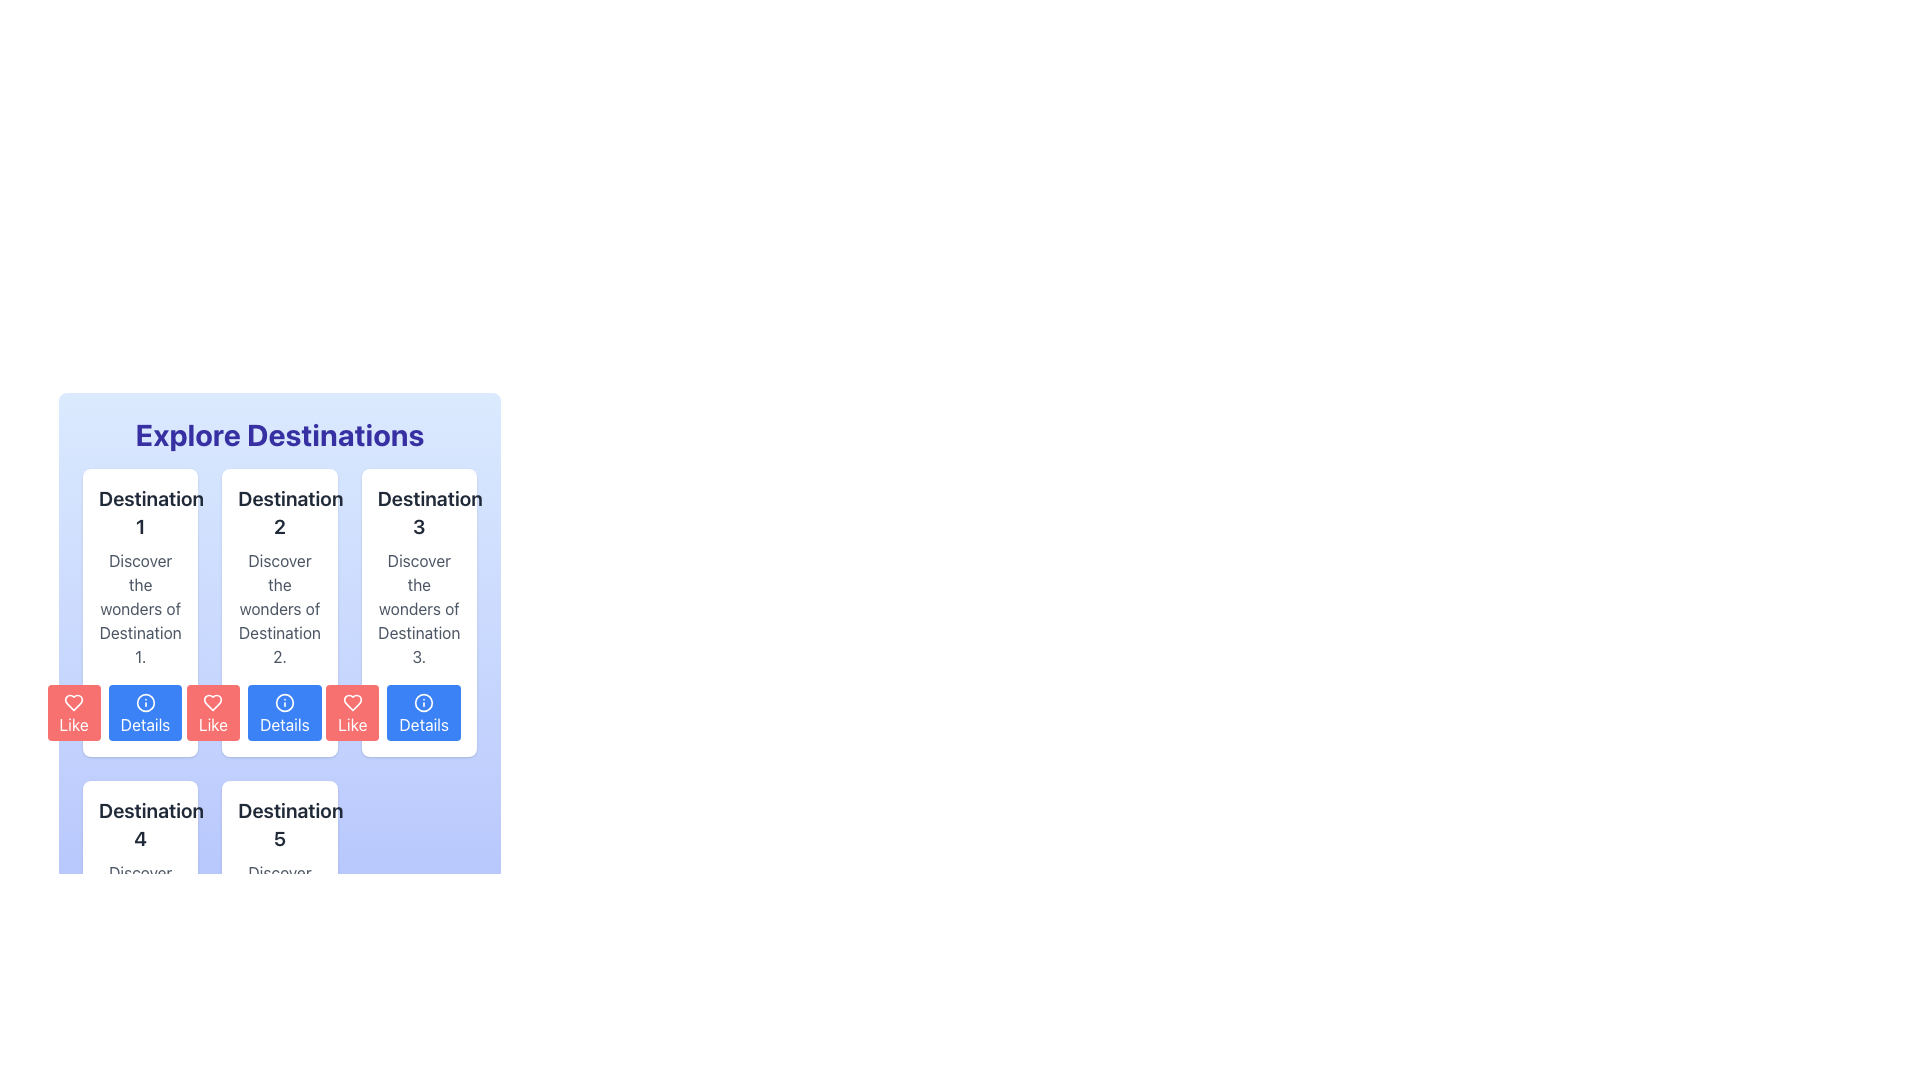  I want to click on the circular icon with a blue border and a white background, which is the central part of the third 'Details' button under the 'Explore Destinations' section, so click(423, 701).